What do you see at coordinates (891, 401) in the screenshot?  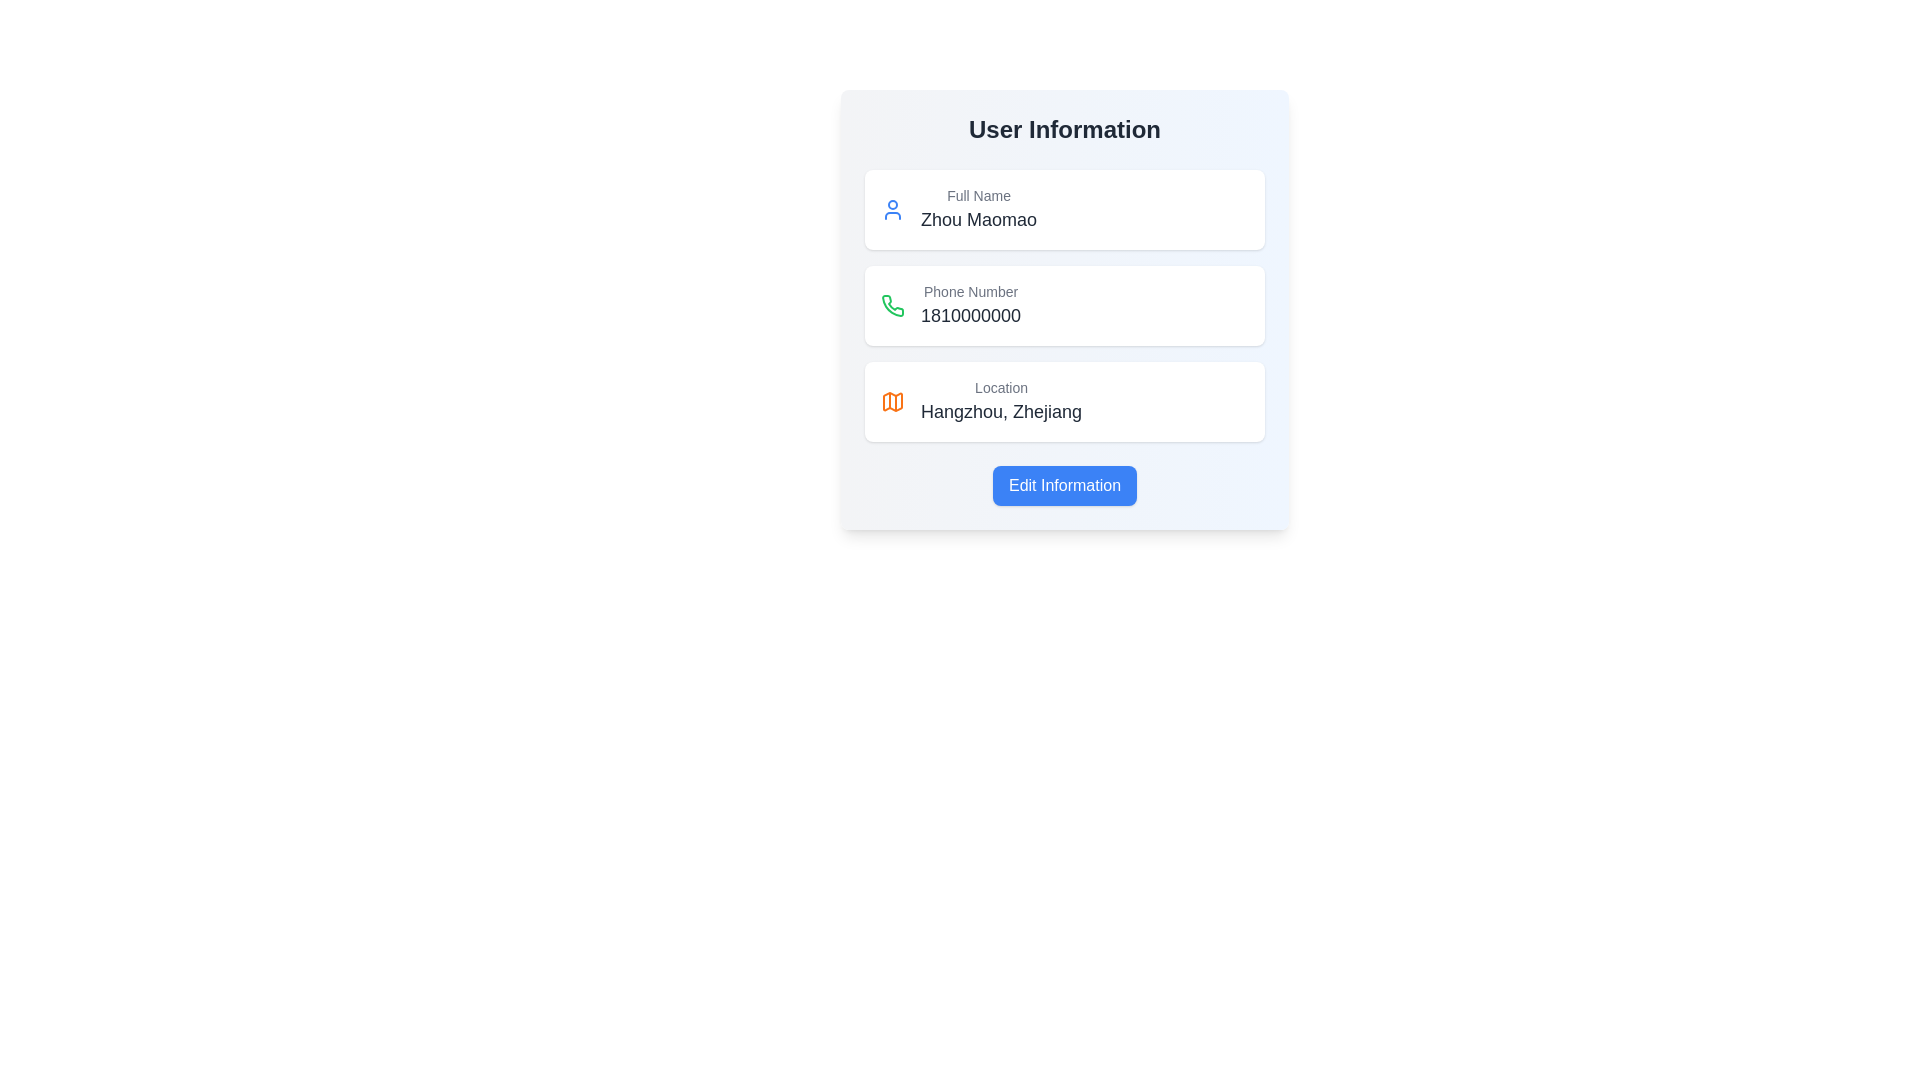 I see `the location icon representing 'Hangzhou, Zhejiang' in the user information section, positioned at the top-left corner of the field` at bounding box center [891, 401].